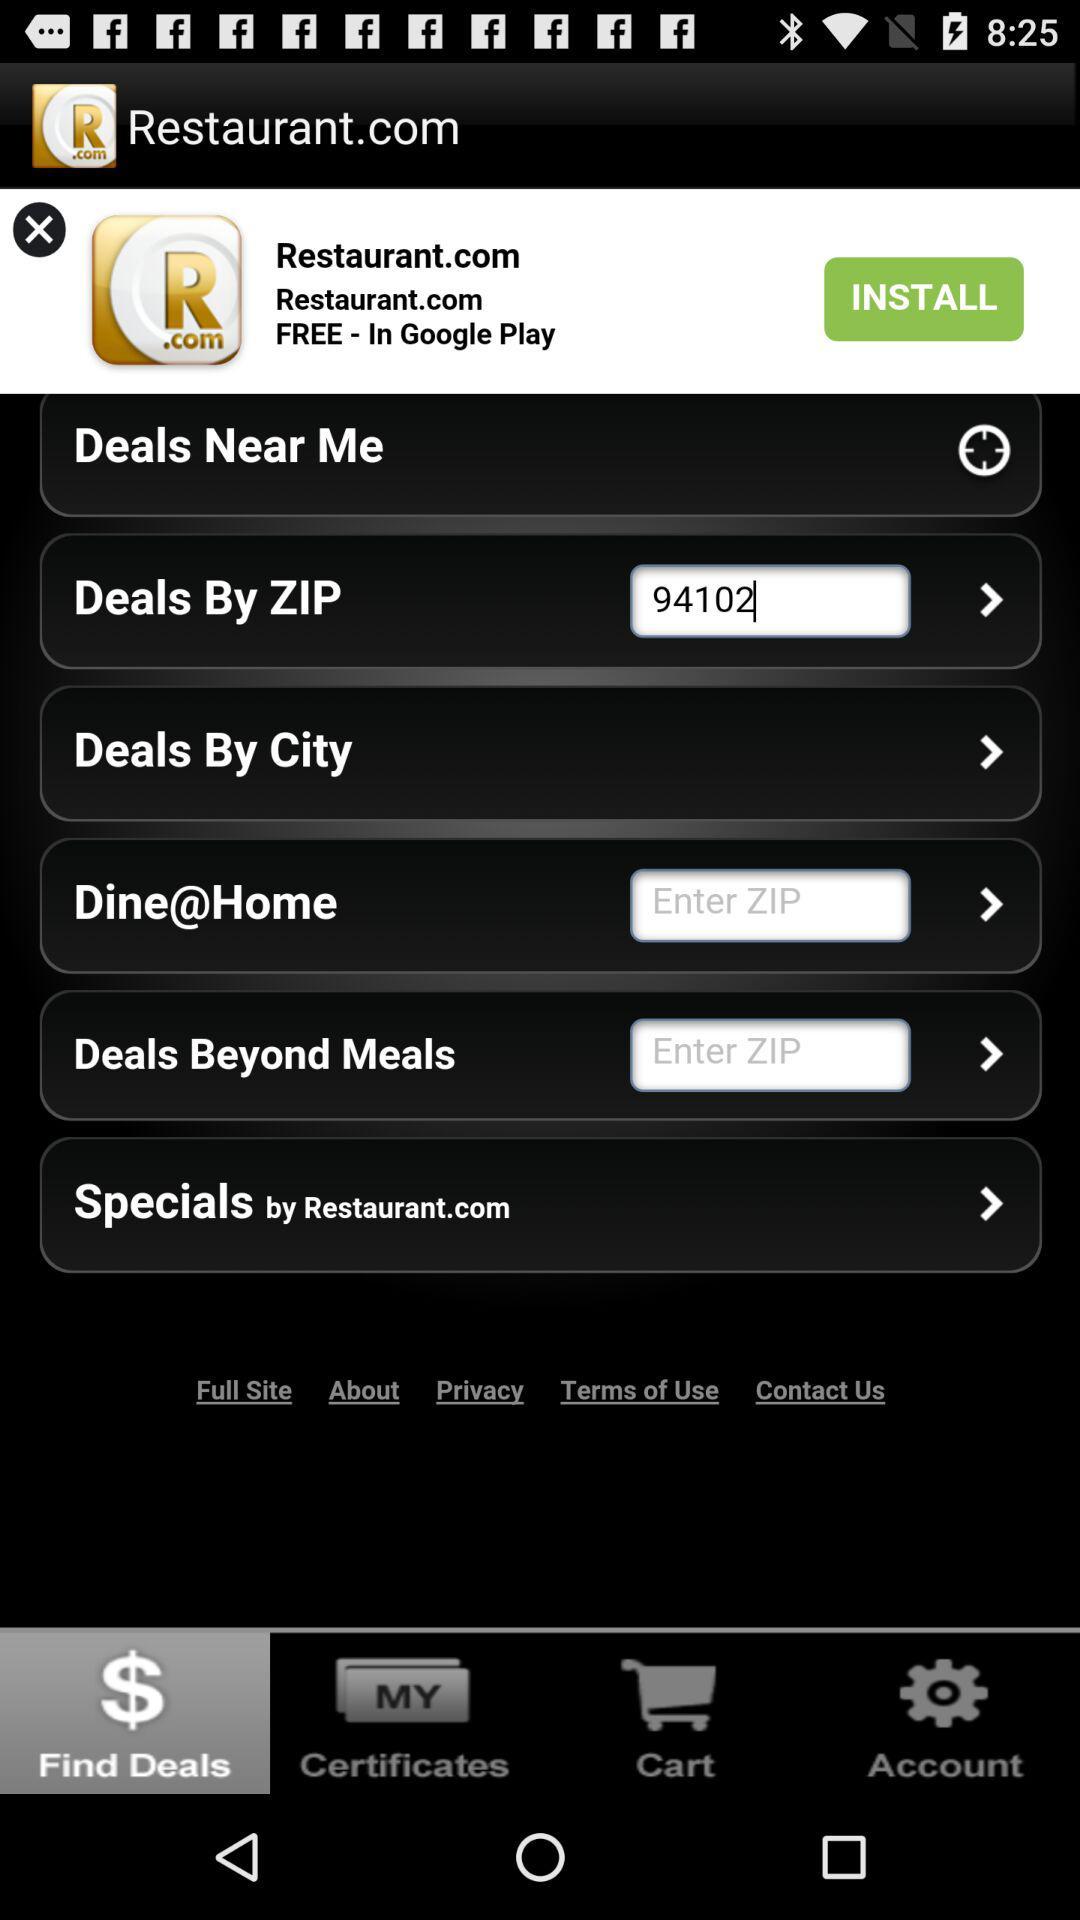  Describe the element at coordinates (675, 1709) in the screenshot. I see `the cart option` at that location.